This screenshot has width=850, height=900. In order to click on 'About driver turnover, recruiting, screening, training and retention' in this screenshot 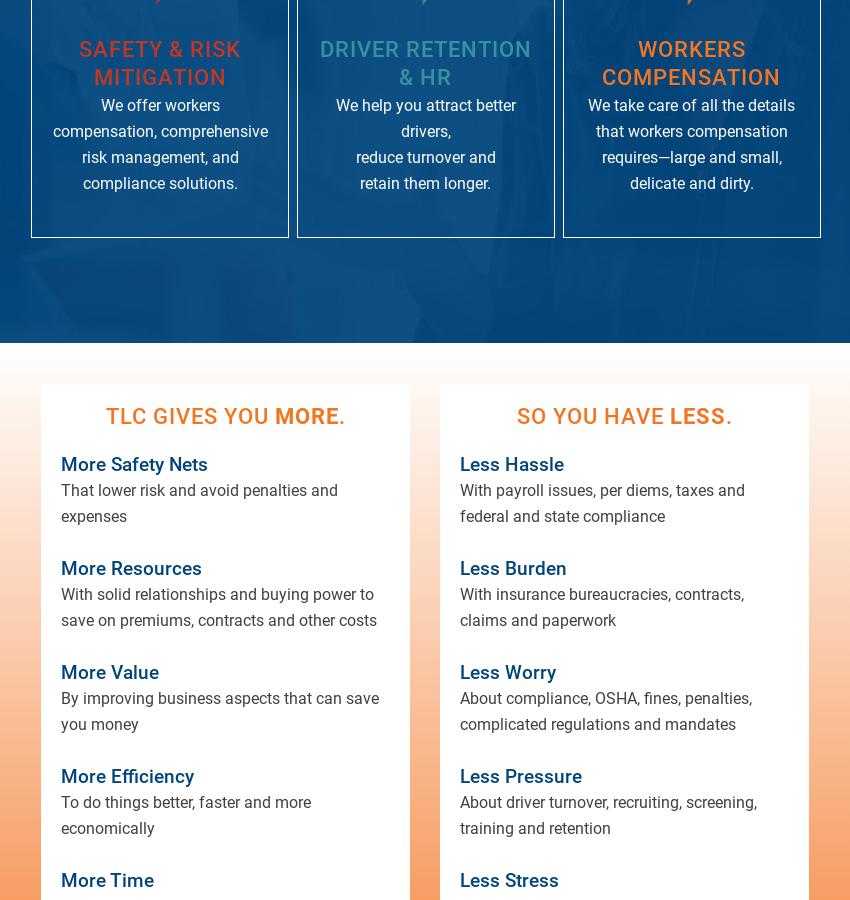, I will do `click(607, 815)`.